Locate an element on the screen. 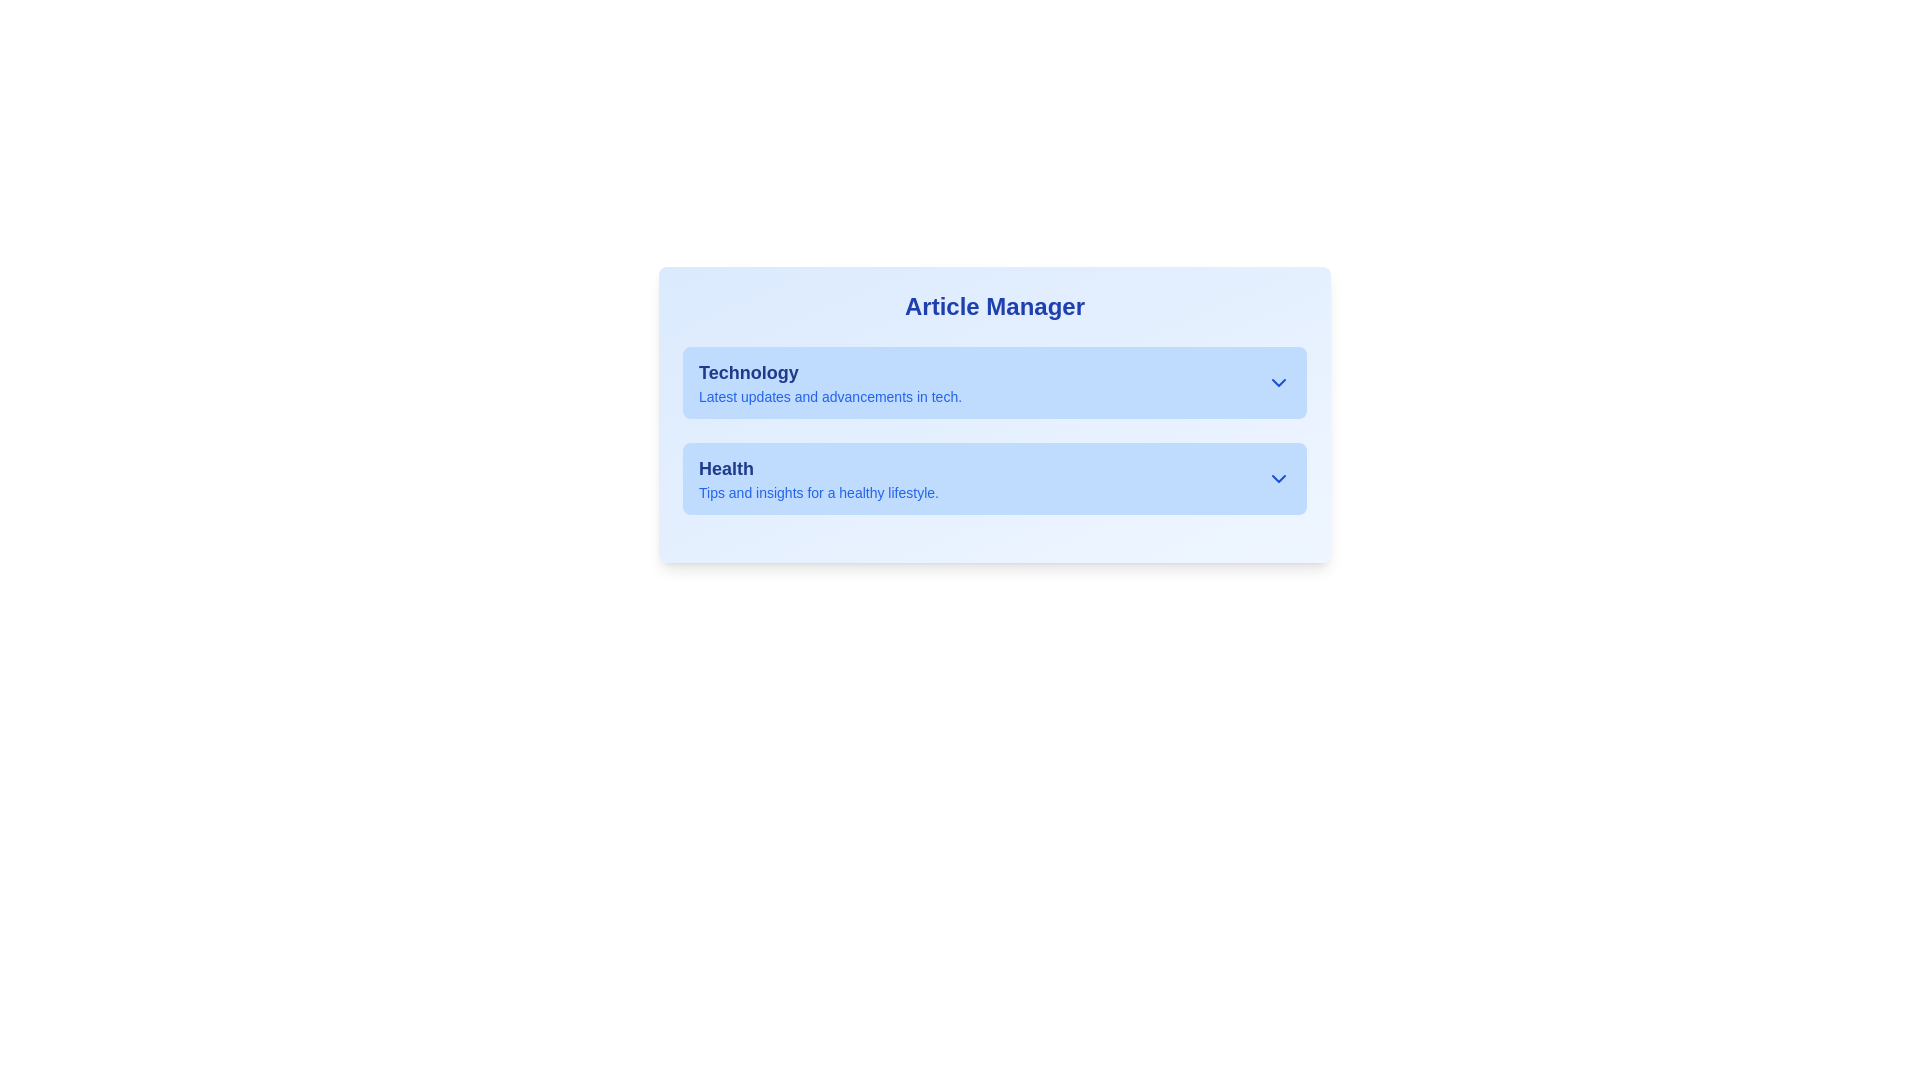 This screenshot has width=1920, height=1080. the icon located at the far-right edge of the 'Health' section is located at coordinates (1277, 478).